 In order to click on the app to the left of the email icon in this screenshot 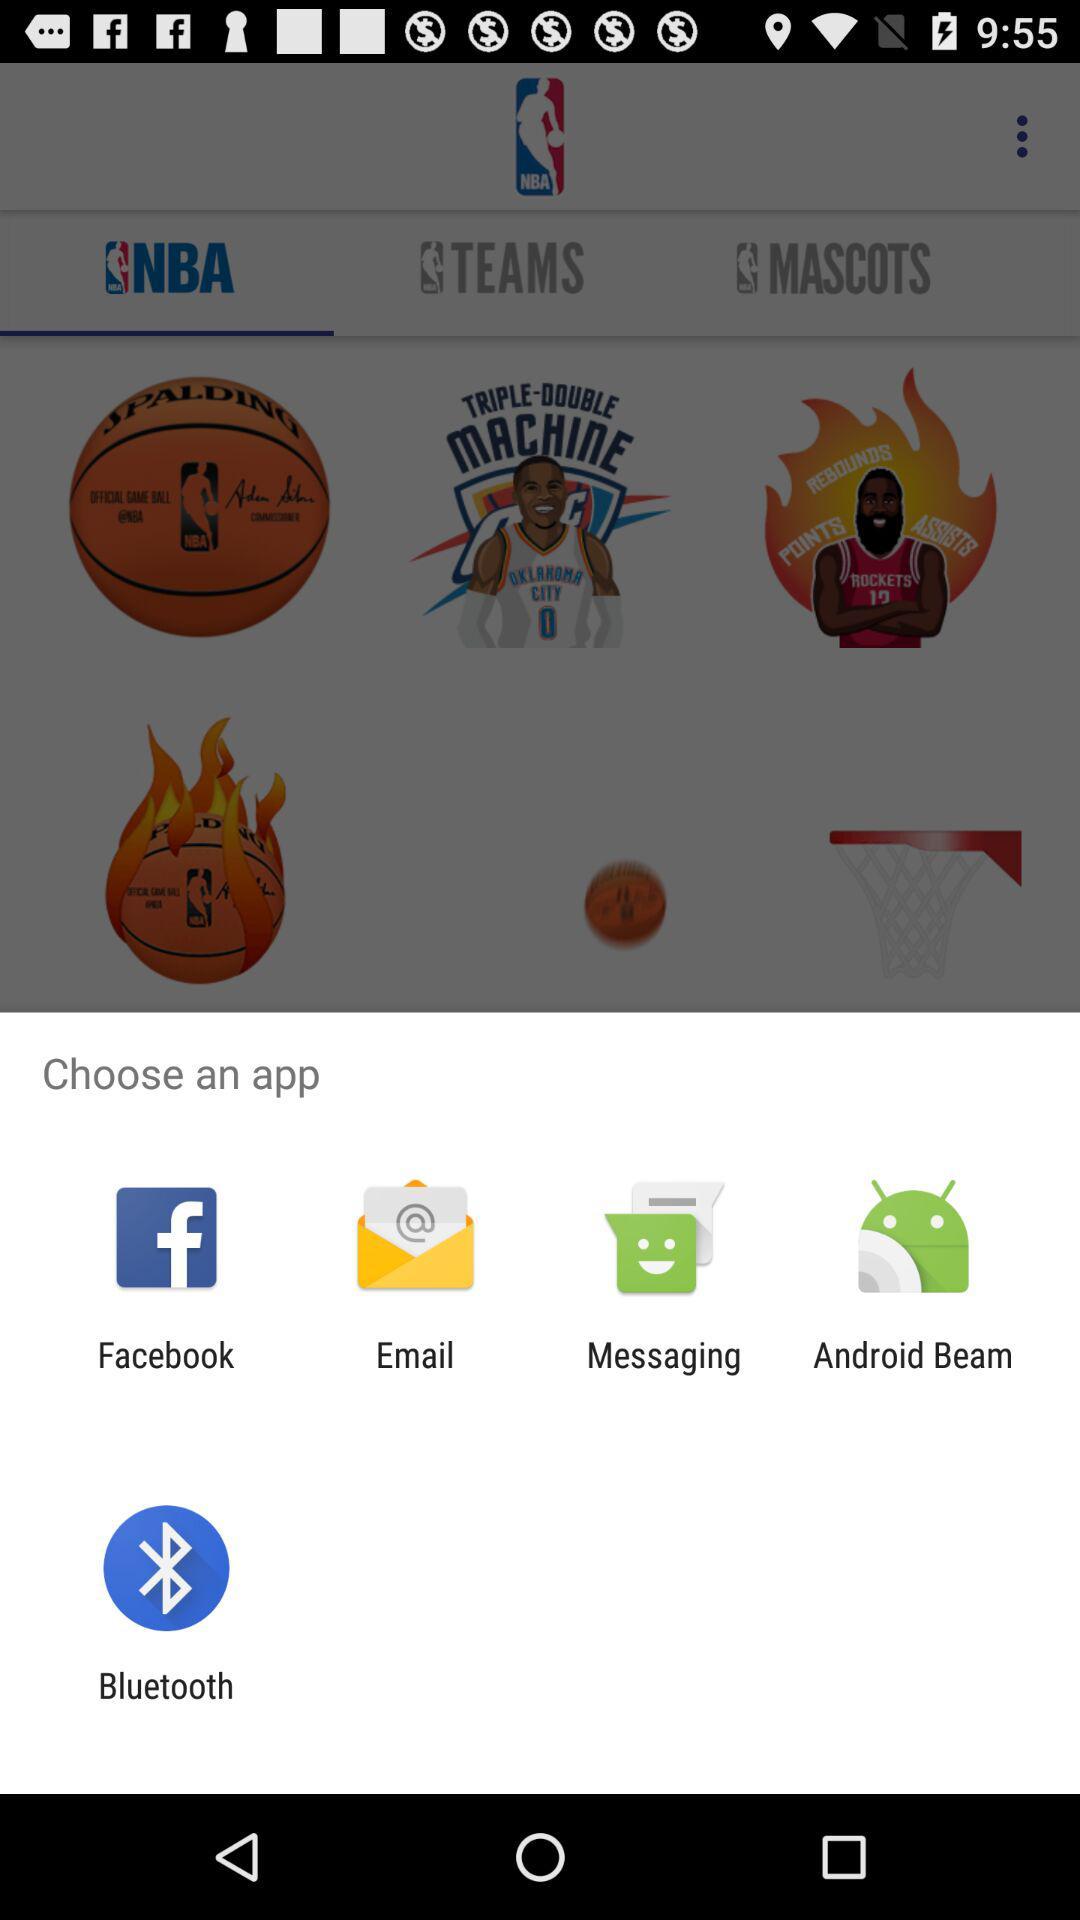, I will do `click(165, 1374)`.